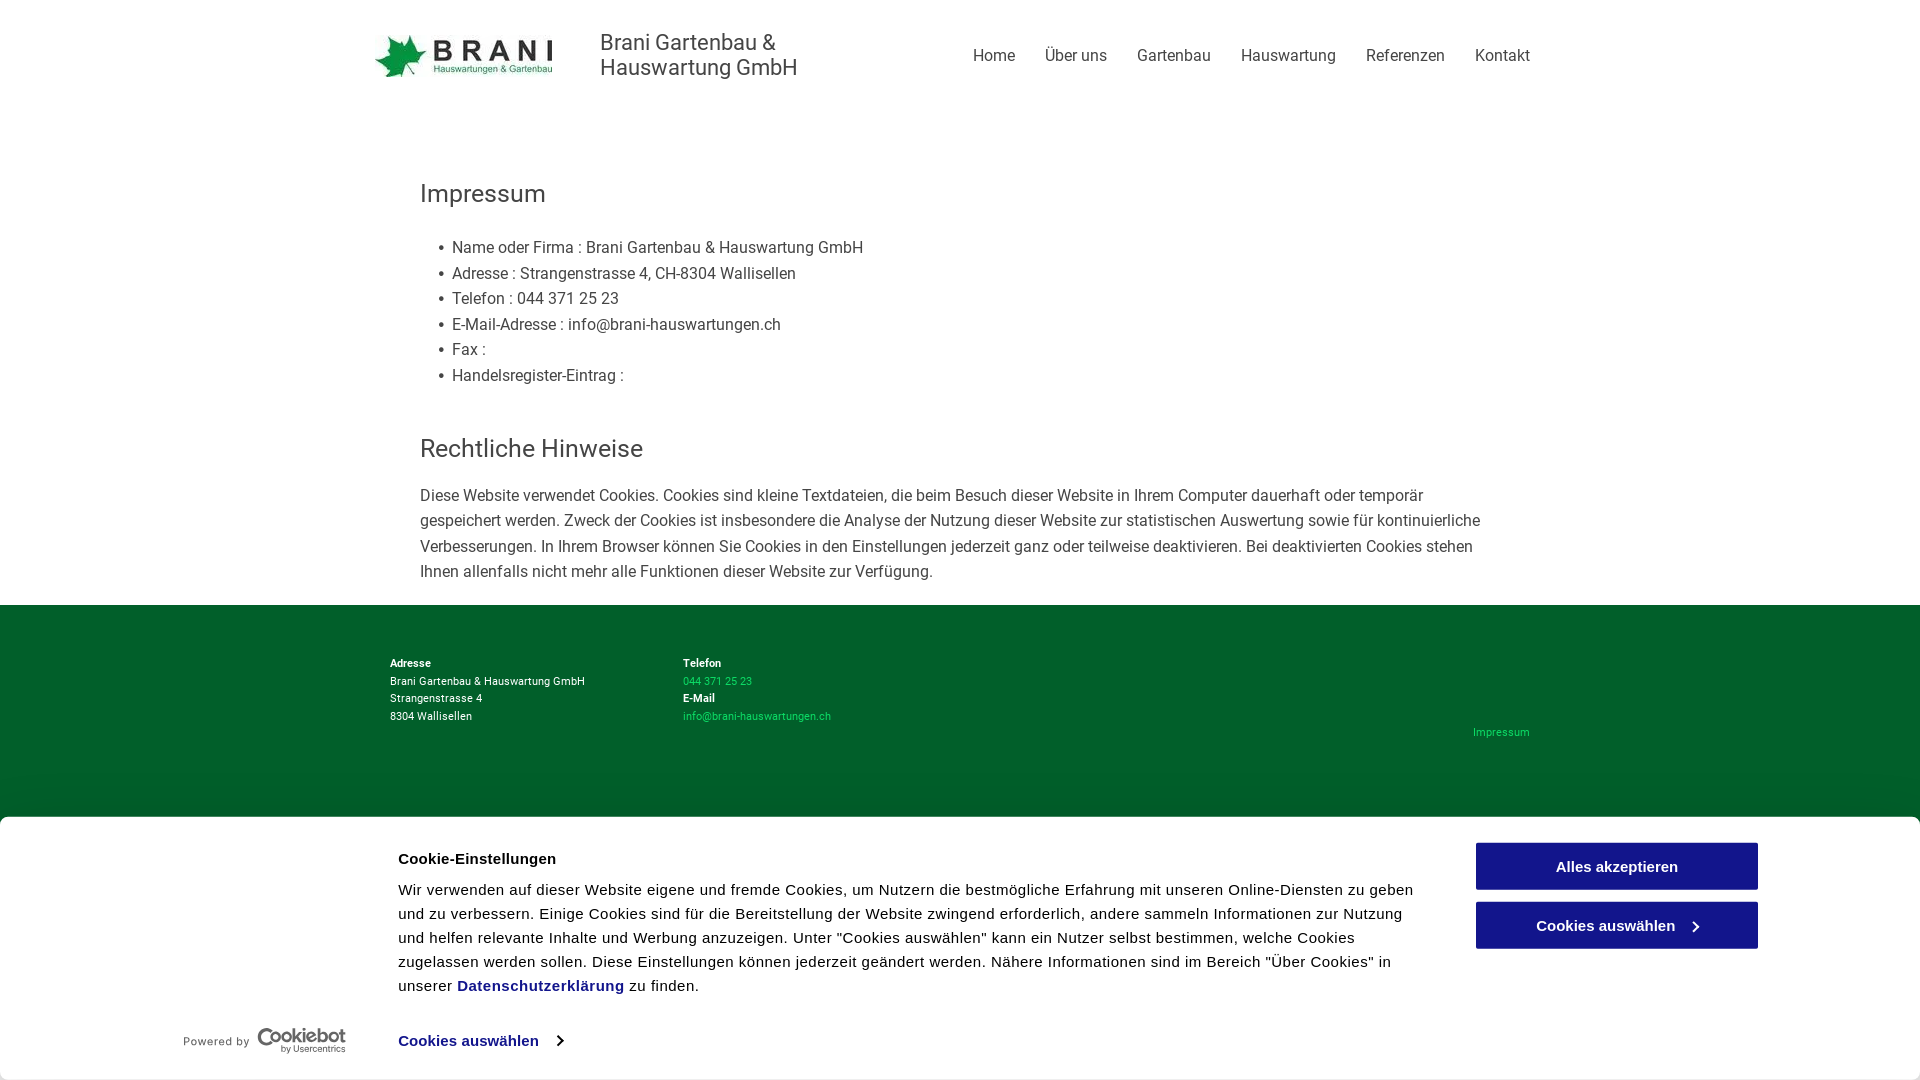  I want to click on 'Kontakt', so click(1502, 54).